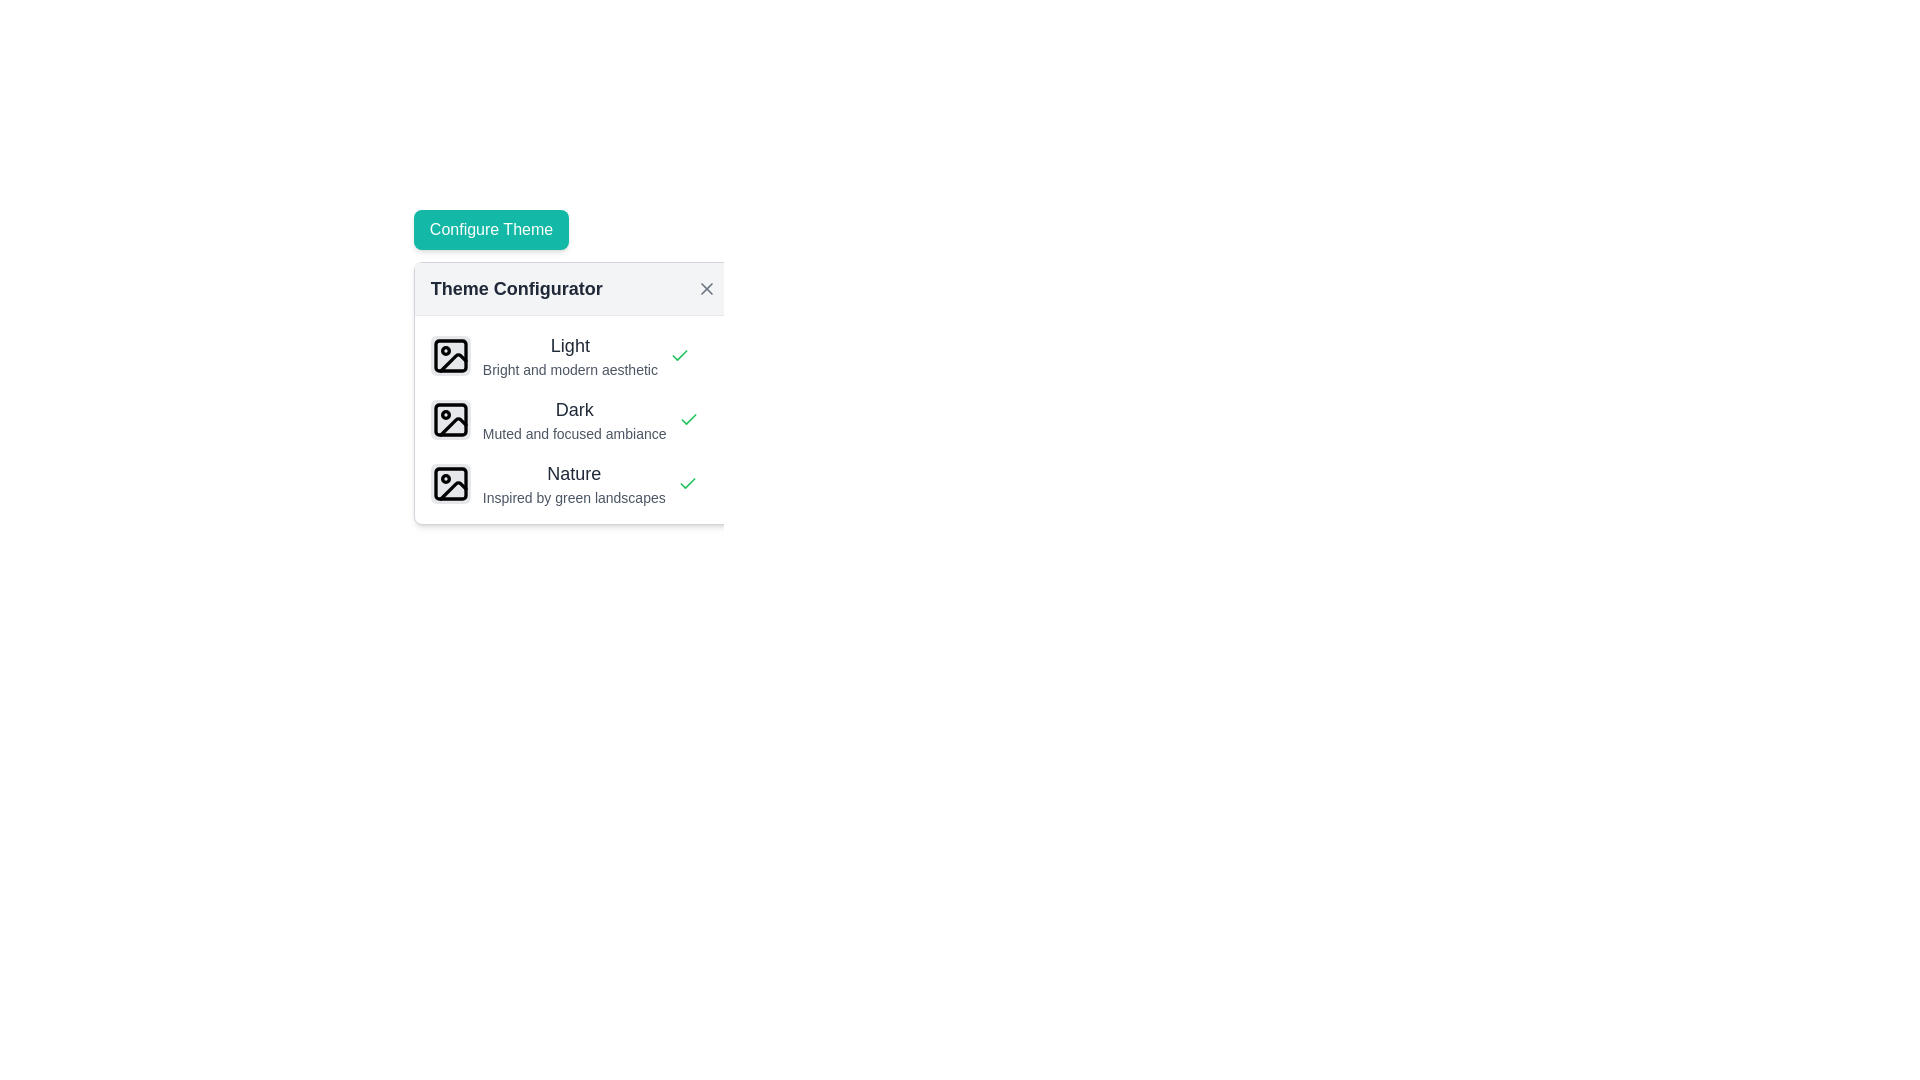 The height and width of the screenshot is (1080, 1920). What do you see at coordinates (449, 483) in the screenshot?
I see `the square icon with a light gray background and black image placeholder representation, located to the left of the text 'Nature'` at bounding box center [449, 483].